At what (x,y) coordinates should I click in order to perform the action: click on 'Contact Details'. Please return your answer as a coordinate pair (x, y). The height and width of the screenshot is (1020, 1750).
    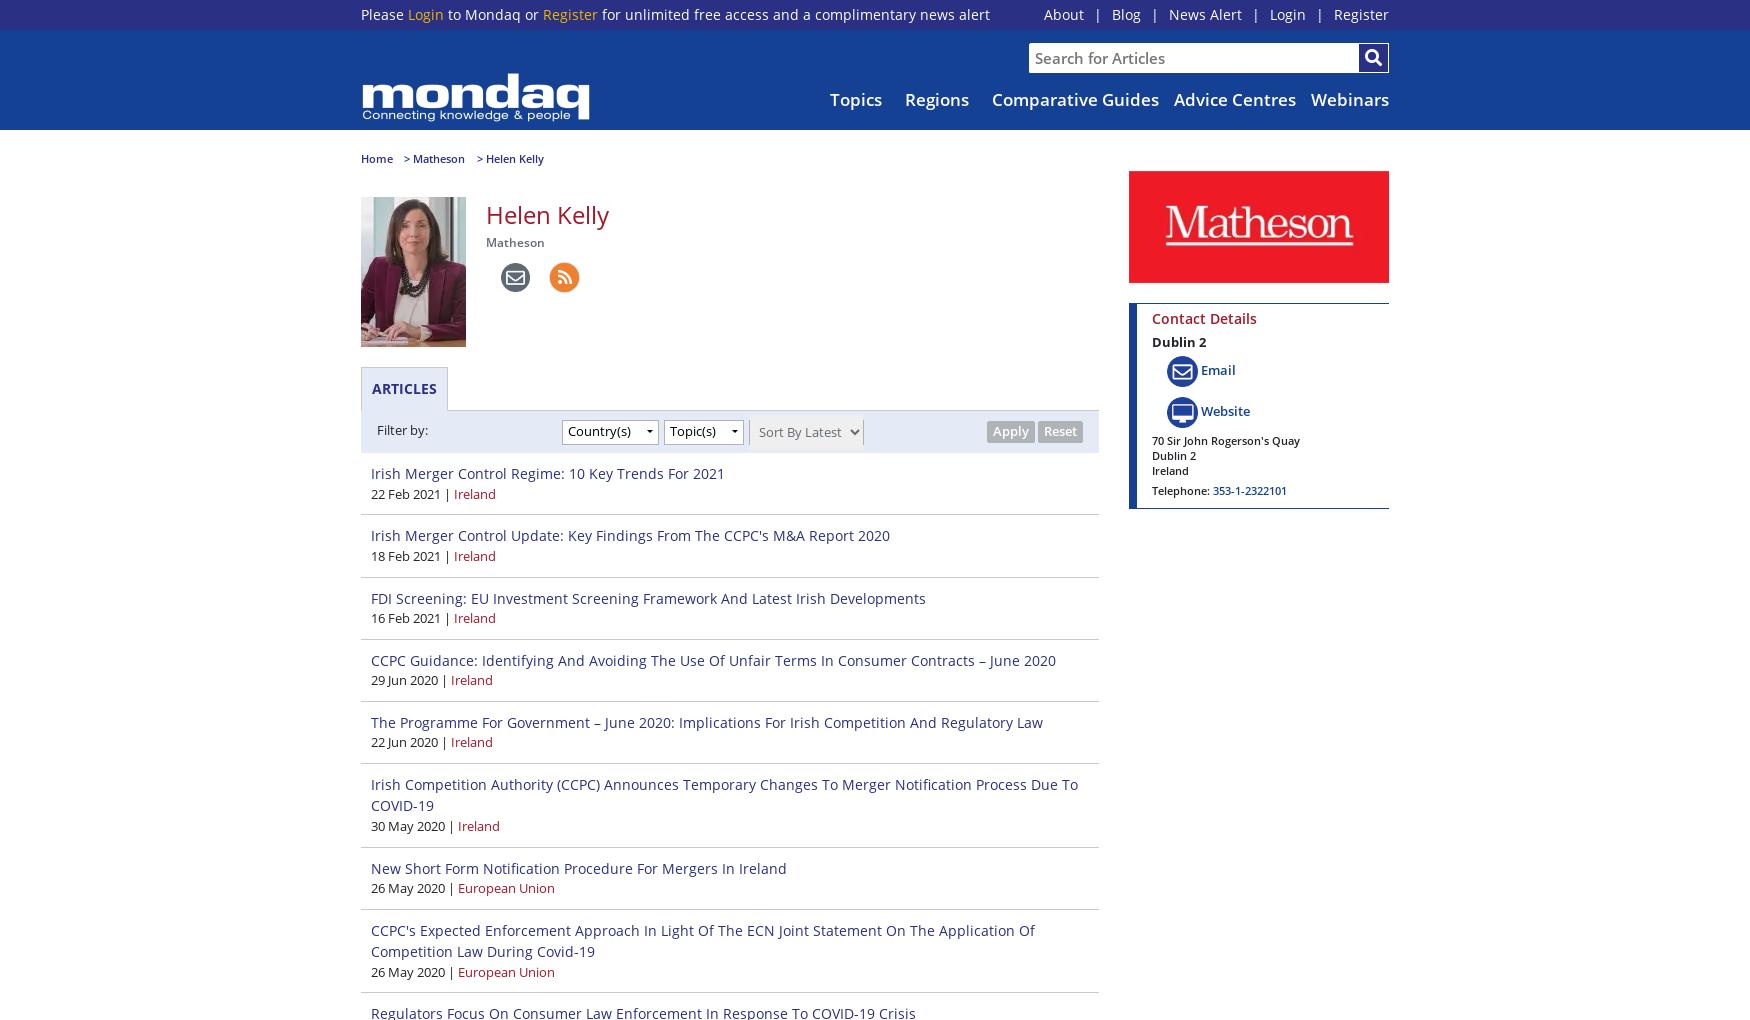
    Looking at the image, I should click on (1204, 317).